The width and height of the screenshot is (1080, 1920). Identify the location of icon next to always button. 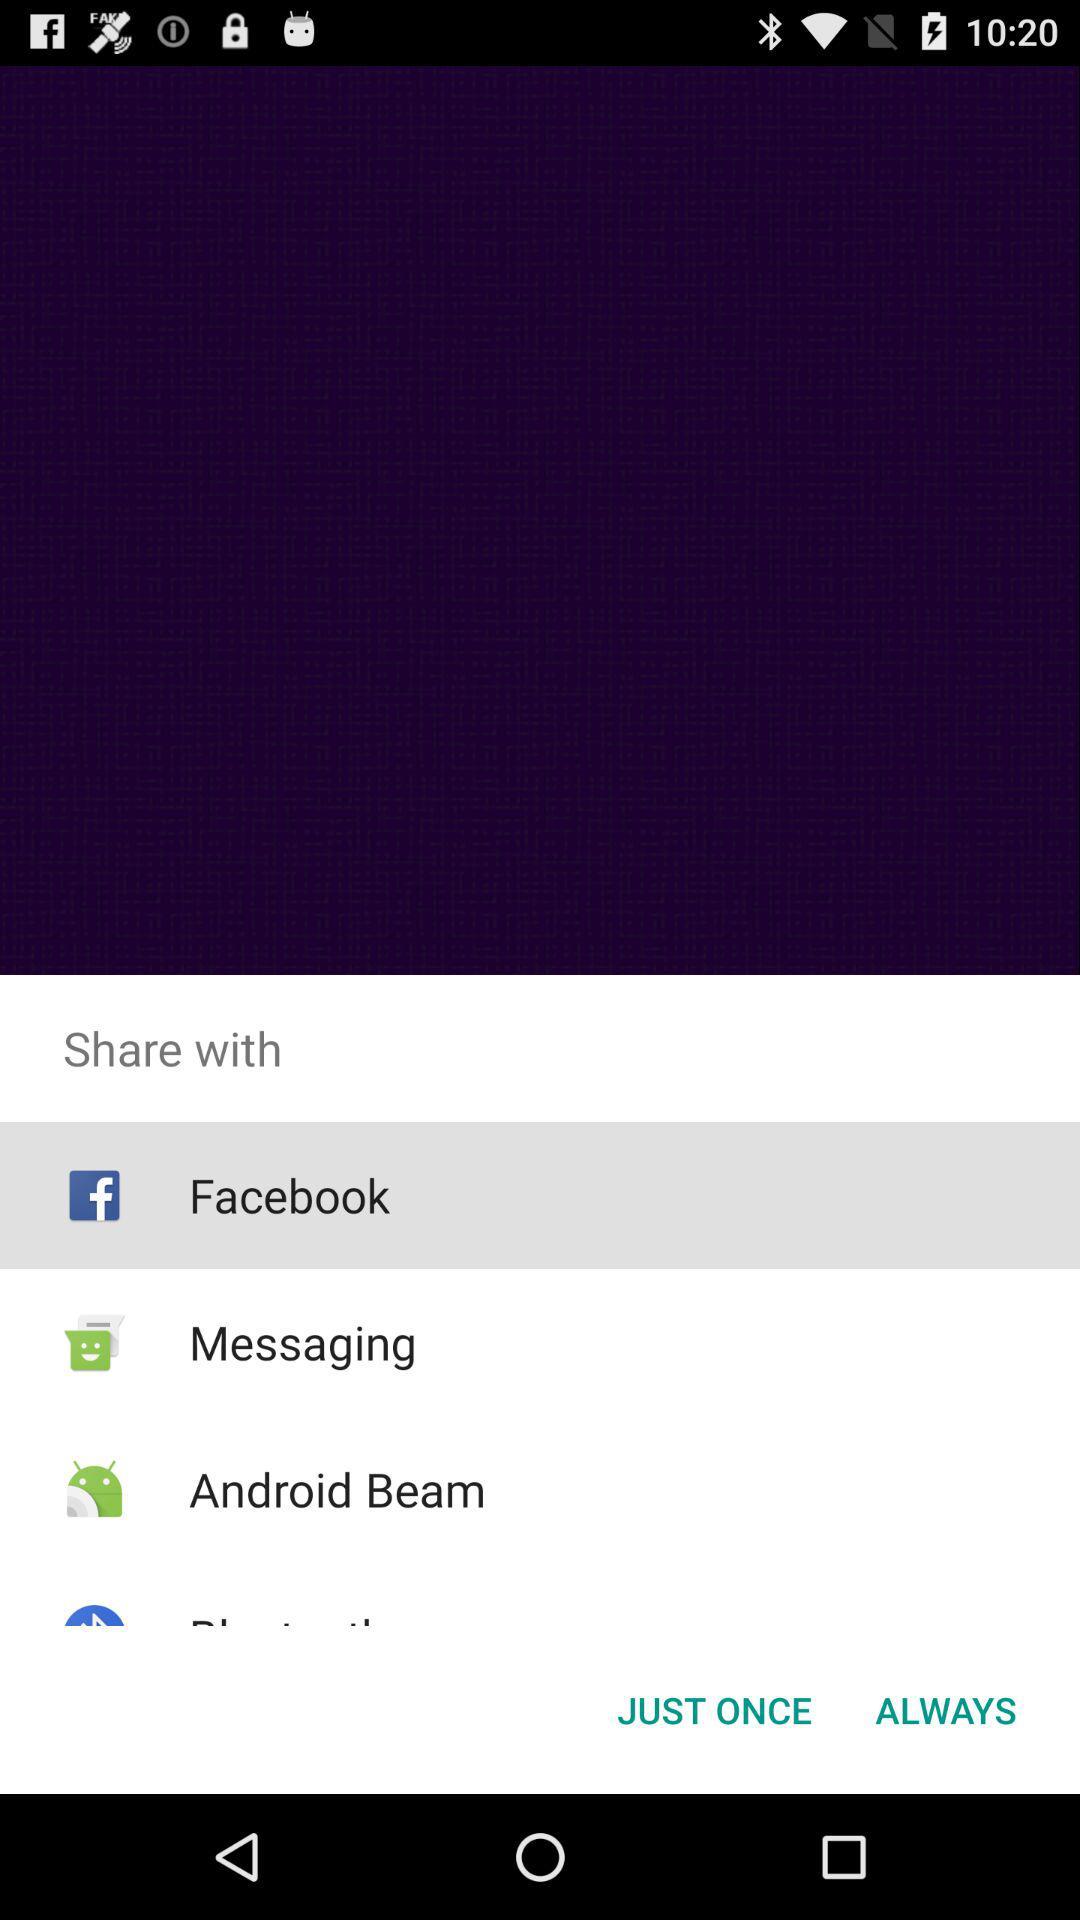
(713, 1708).